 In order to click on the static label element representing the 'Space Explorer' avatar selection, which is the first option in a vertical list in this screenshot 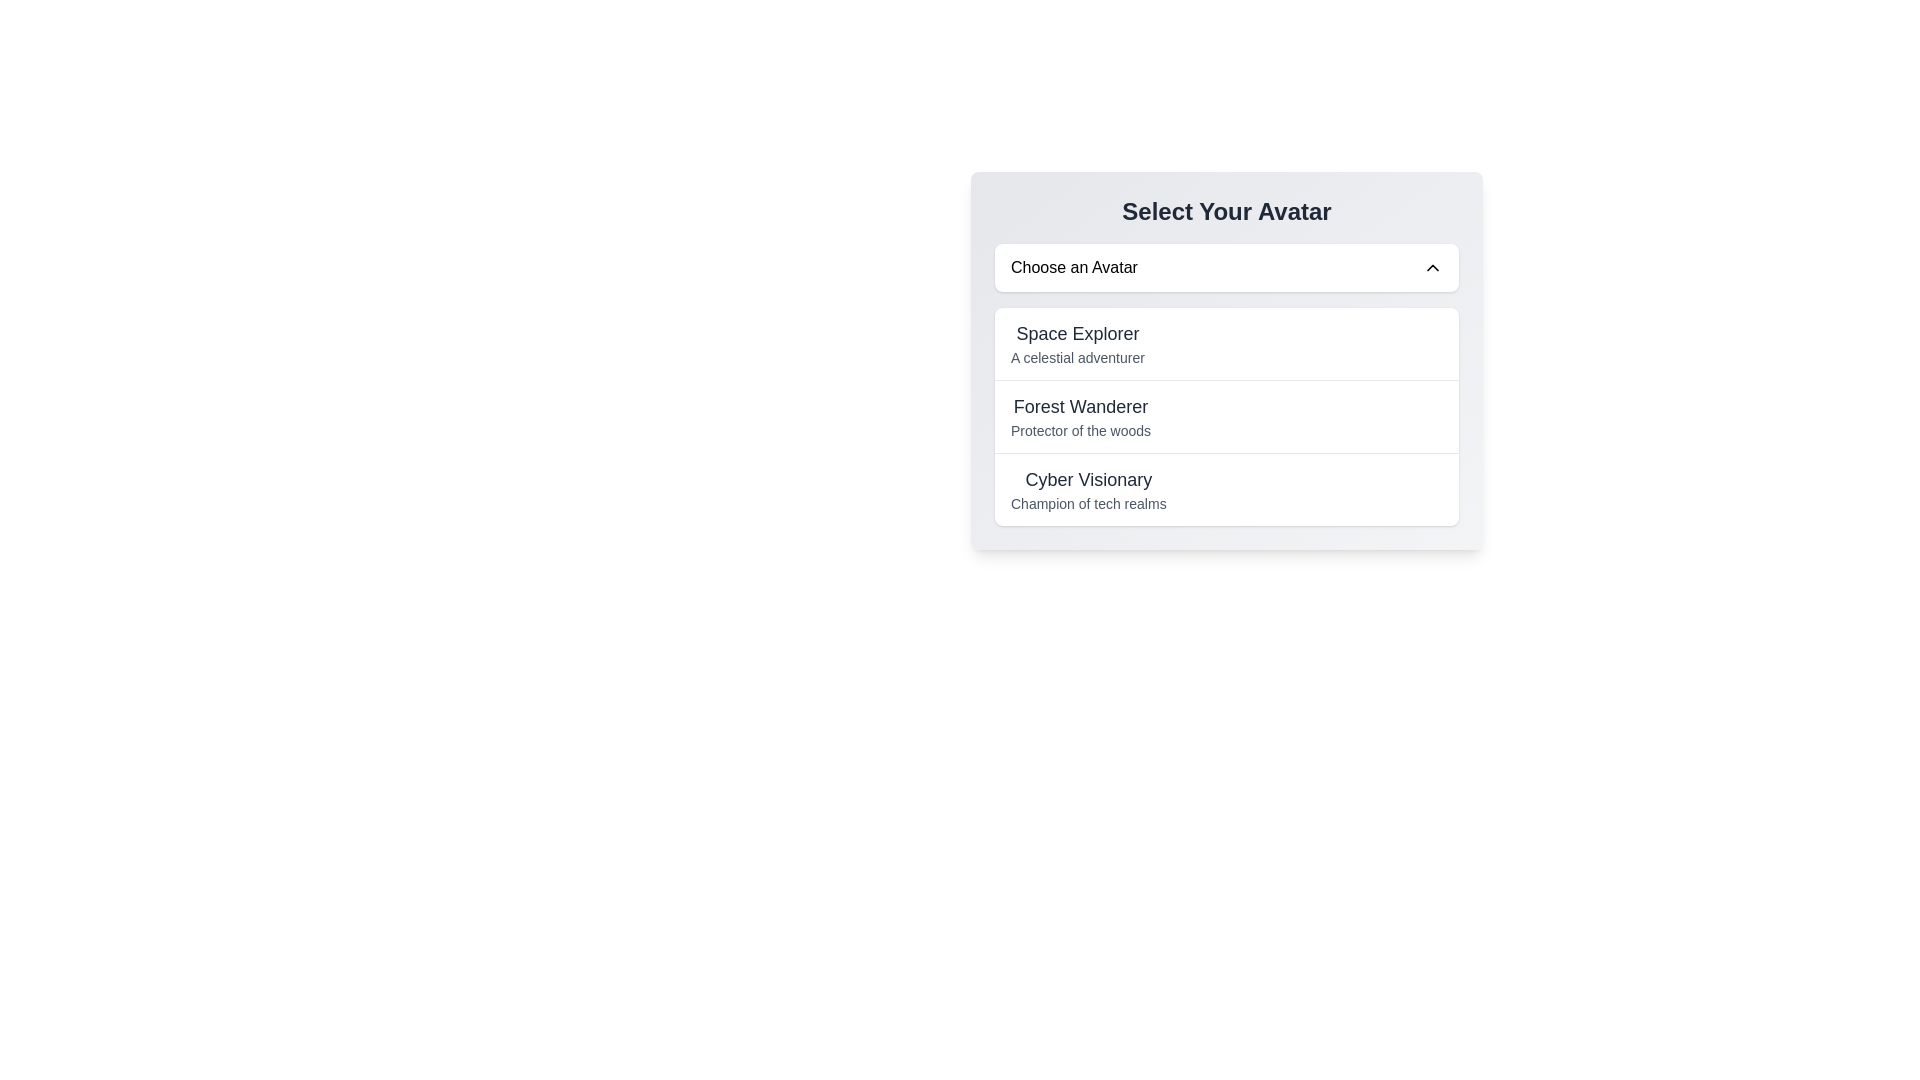, I will do `click(1076, 333)`.